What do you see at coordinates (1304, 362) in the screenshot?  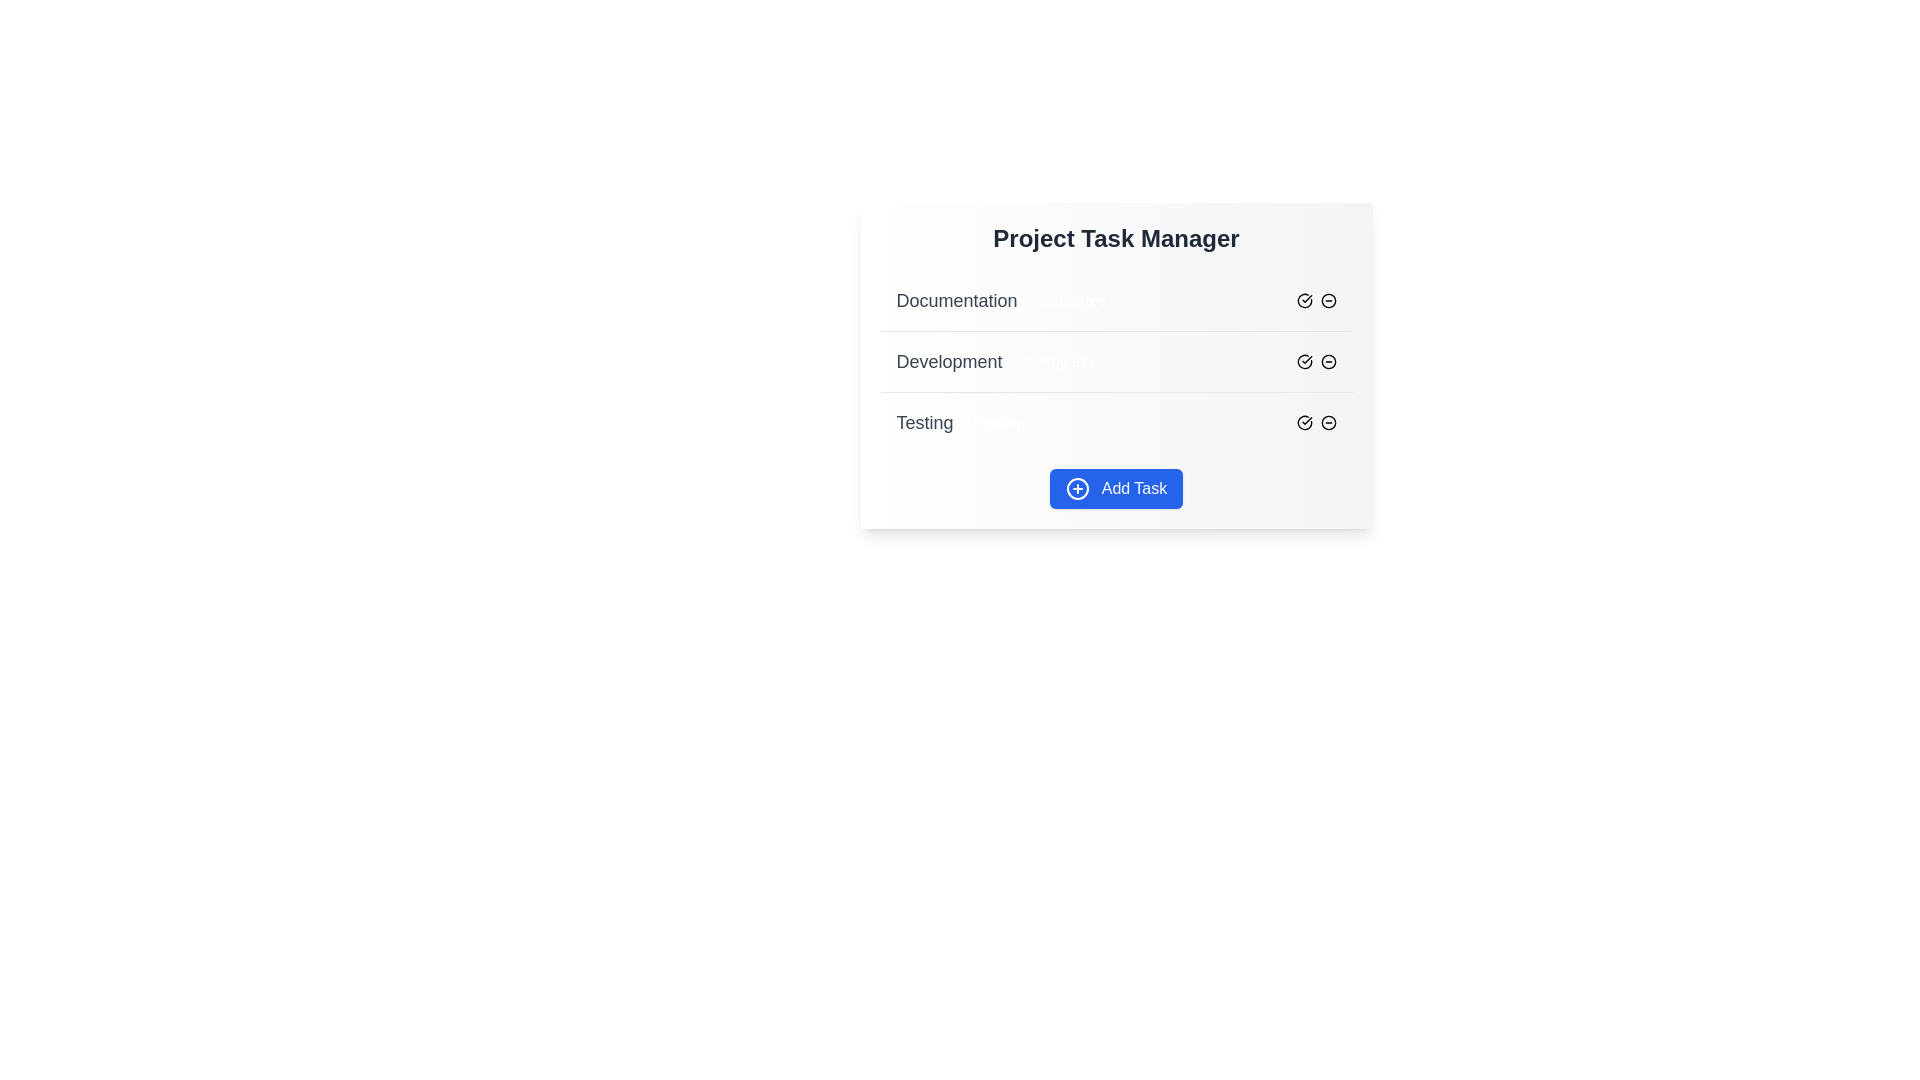 I see `the circular checkmark button located to the right of the 'Development' task identifier` at bounding box center [1304, 362].